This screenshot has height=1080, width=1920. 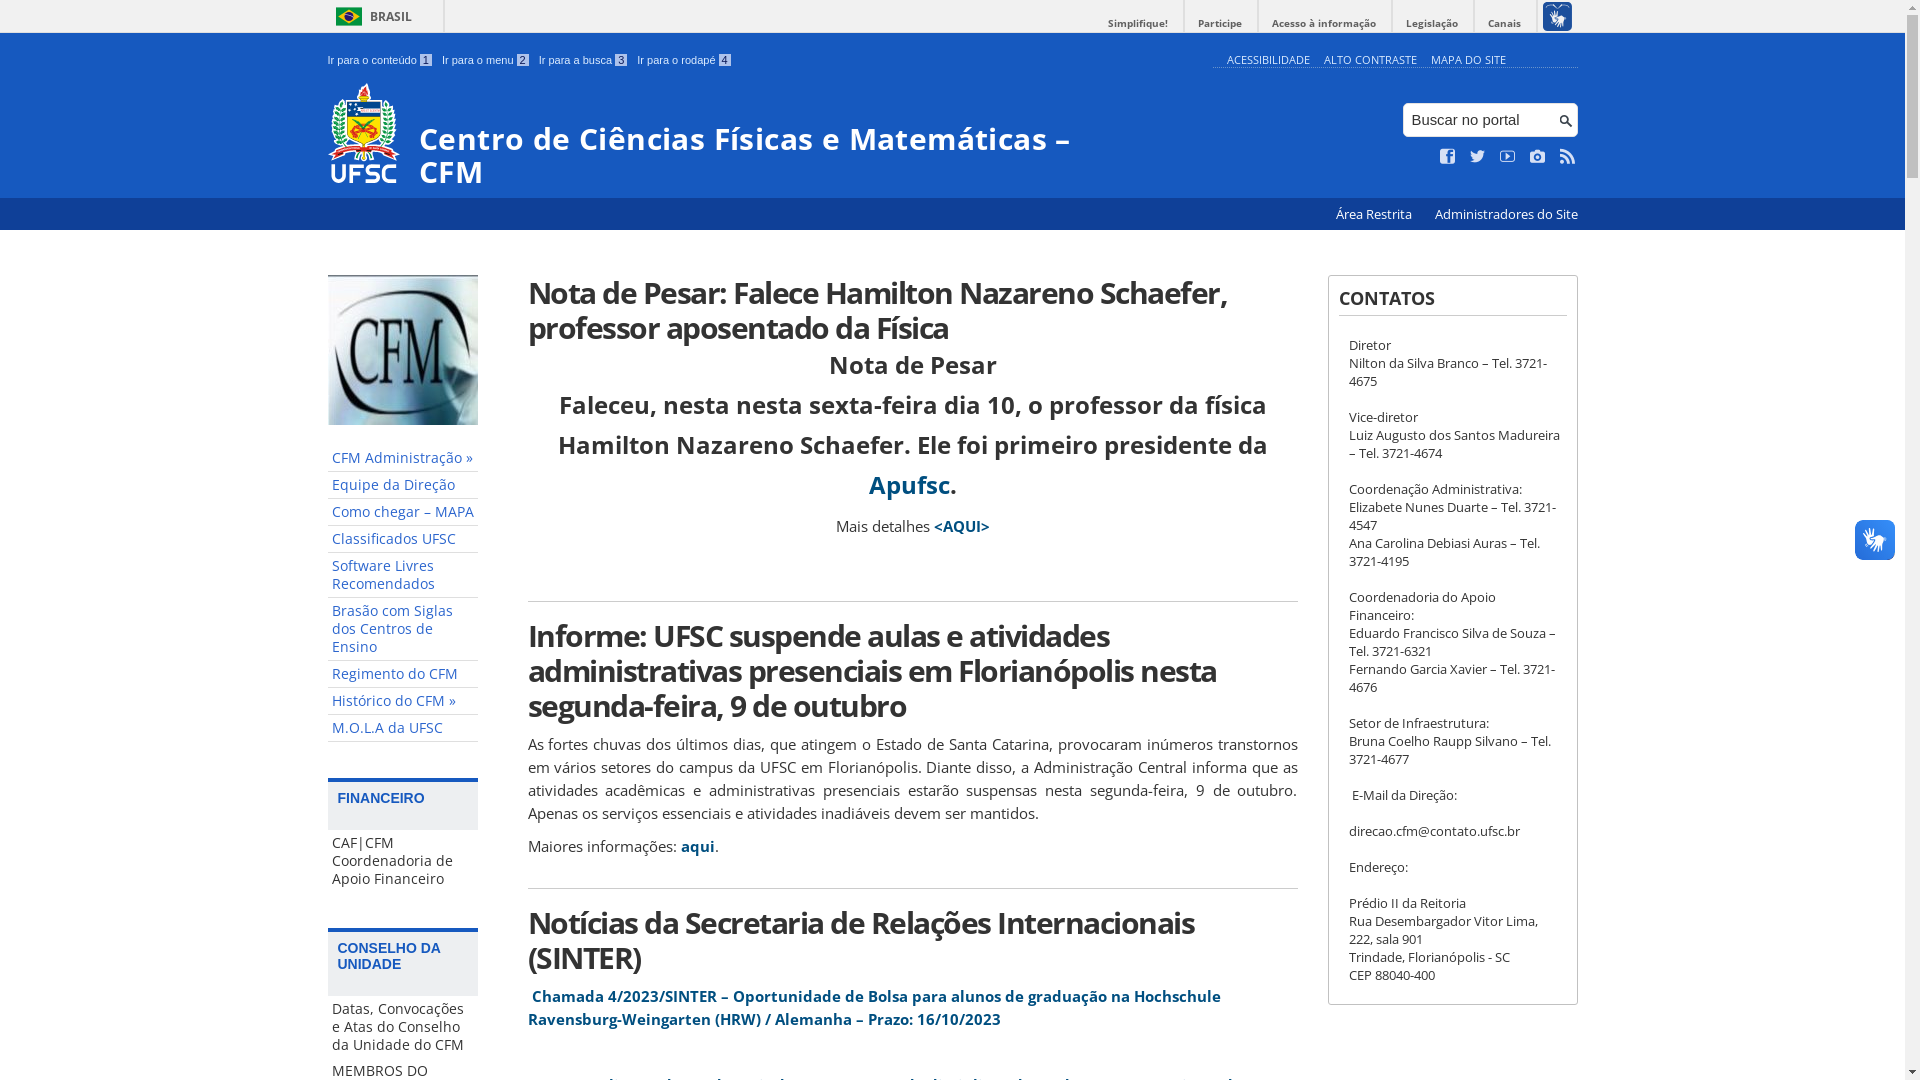 What do you see at coordinates (327, 16) in the screenshot?
I see `'BRASIL'` at bounding box center [327, 16].